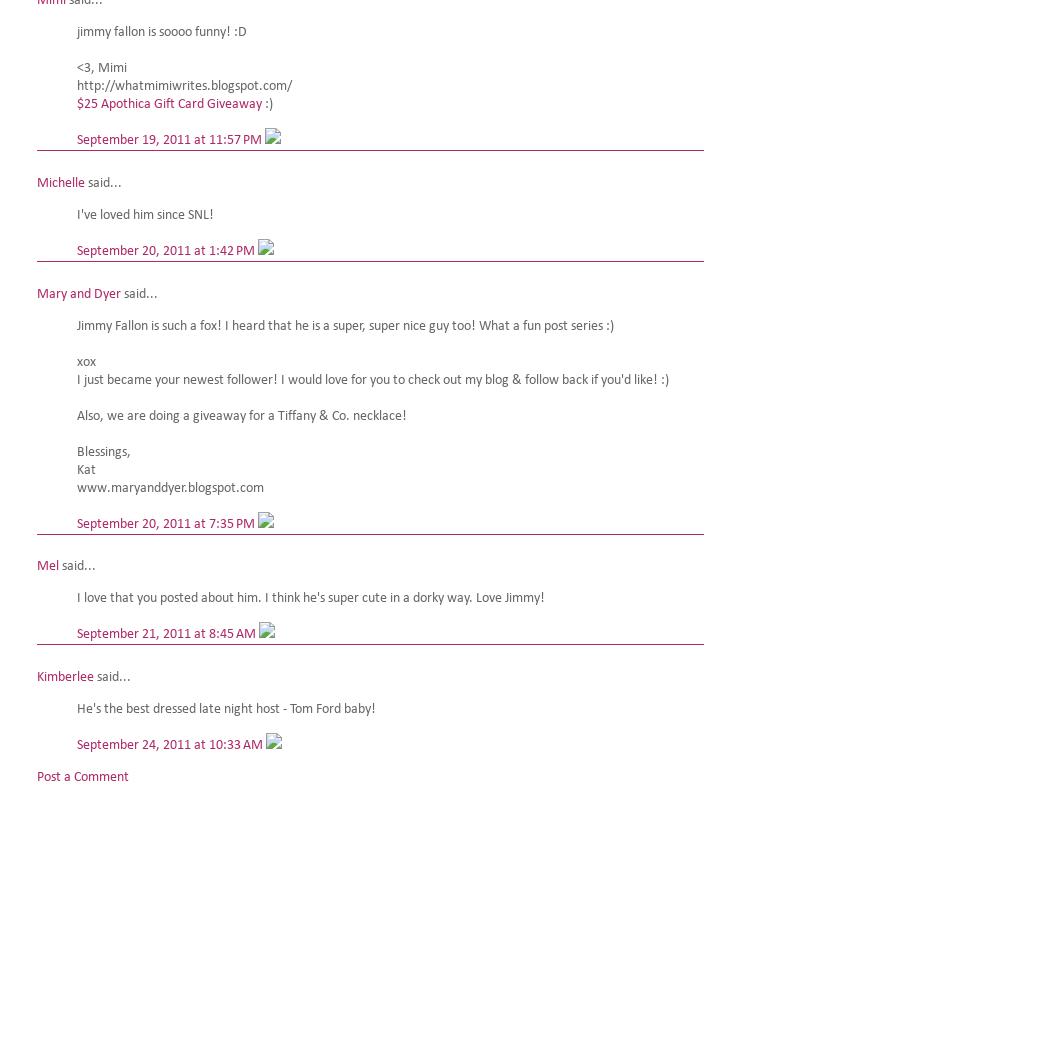 This screenshot has height=1050, width=1058. I want to click on 'Jimmy Fallon is such a fox! I heard that he is a super, super nice guy too! What a fun post series :)', so click(344, 325).